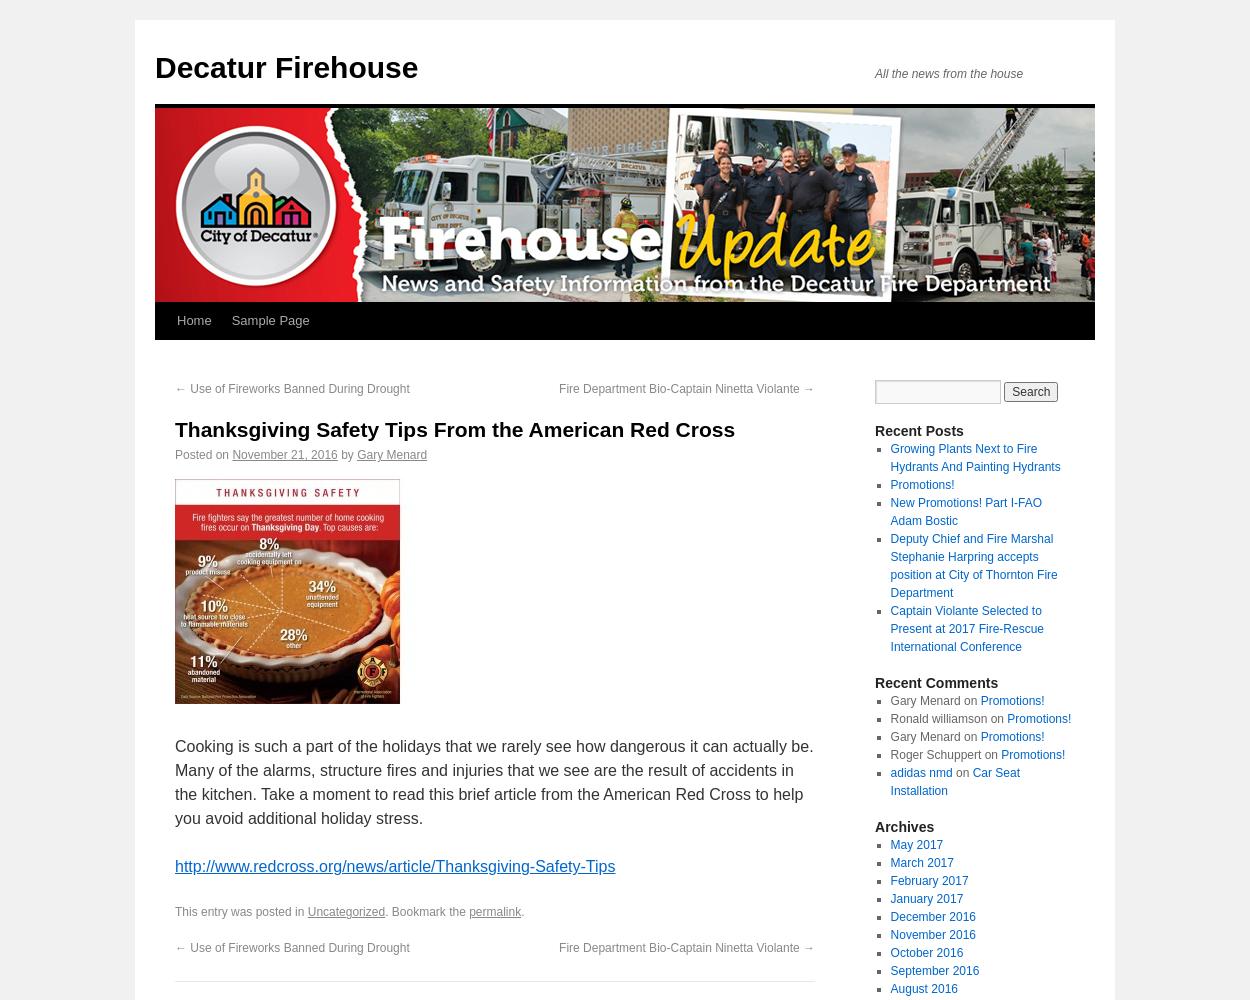 This screenshot has height=1000, width=1250. I want to click on 'November 2016', so click(932, 935).